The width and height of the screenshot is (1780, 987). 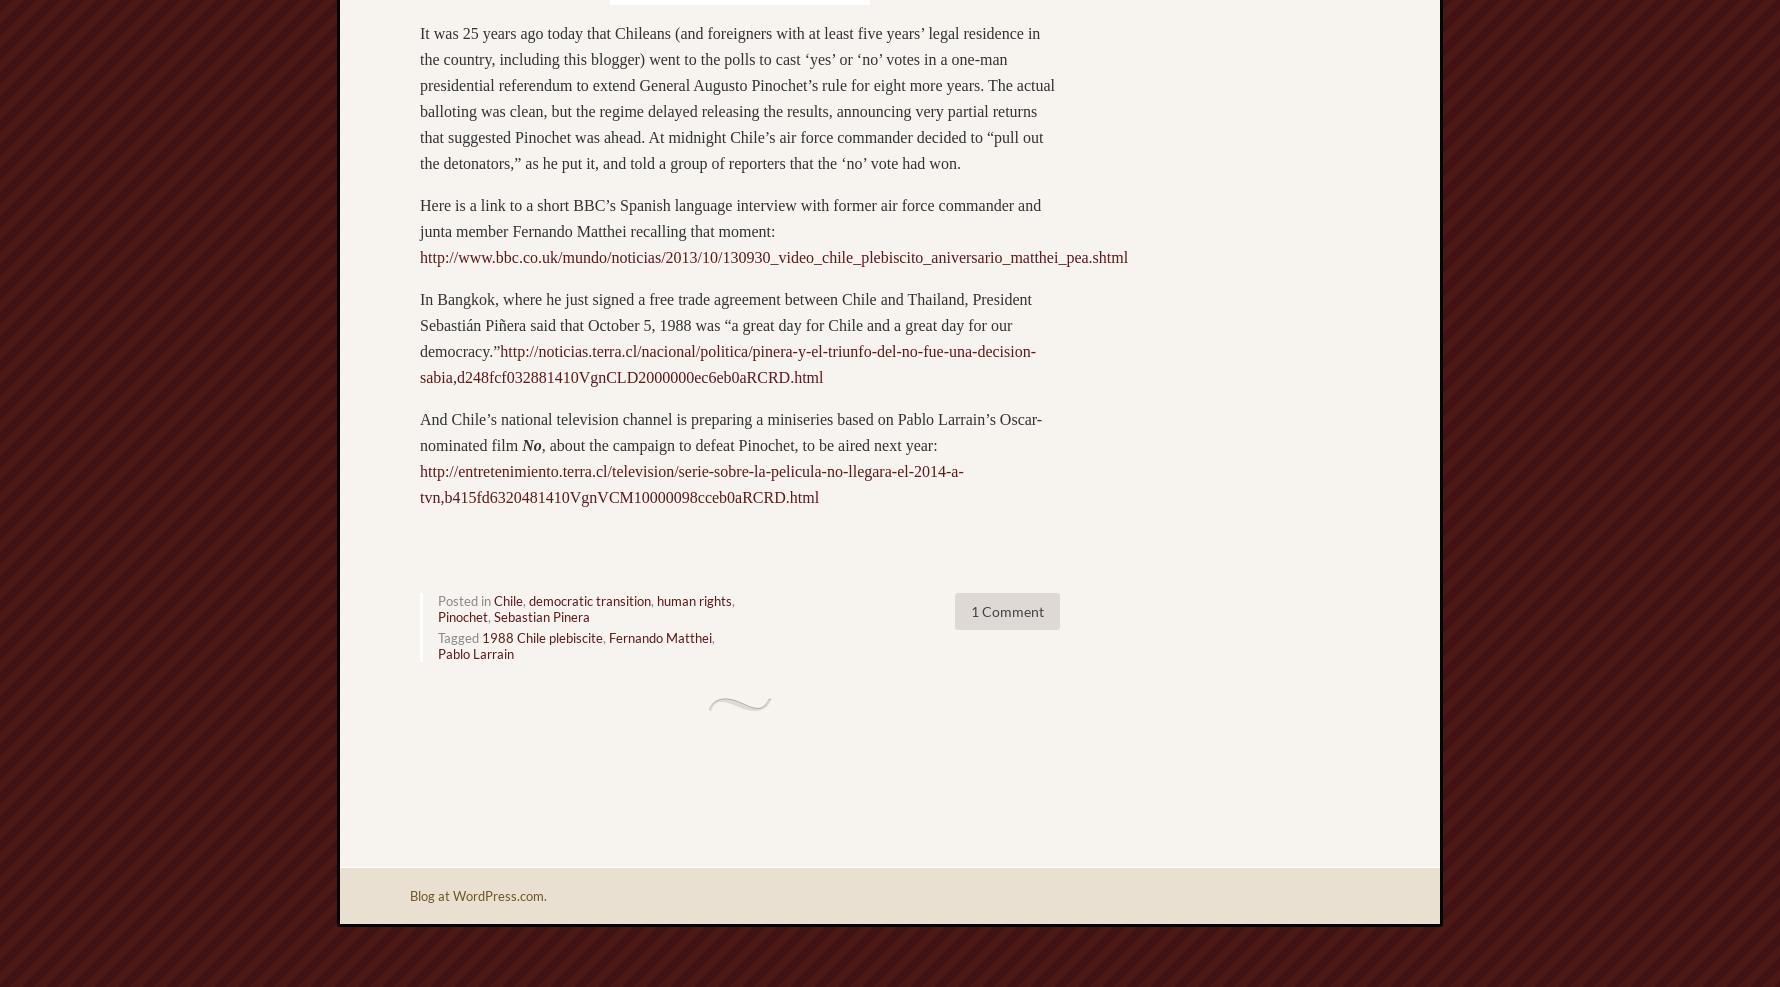 What do you see at coordinates (724, 324) in the screenshot?
I see `'In Bangkok, where he just signed a free trade agreement between Chile and Thailand, President Sebastián Piñera said that October 5, 1988 was “a great day for Chile and a great day for our democracy.”'` at bounding box center [724, 324].